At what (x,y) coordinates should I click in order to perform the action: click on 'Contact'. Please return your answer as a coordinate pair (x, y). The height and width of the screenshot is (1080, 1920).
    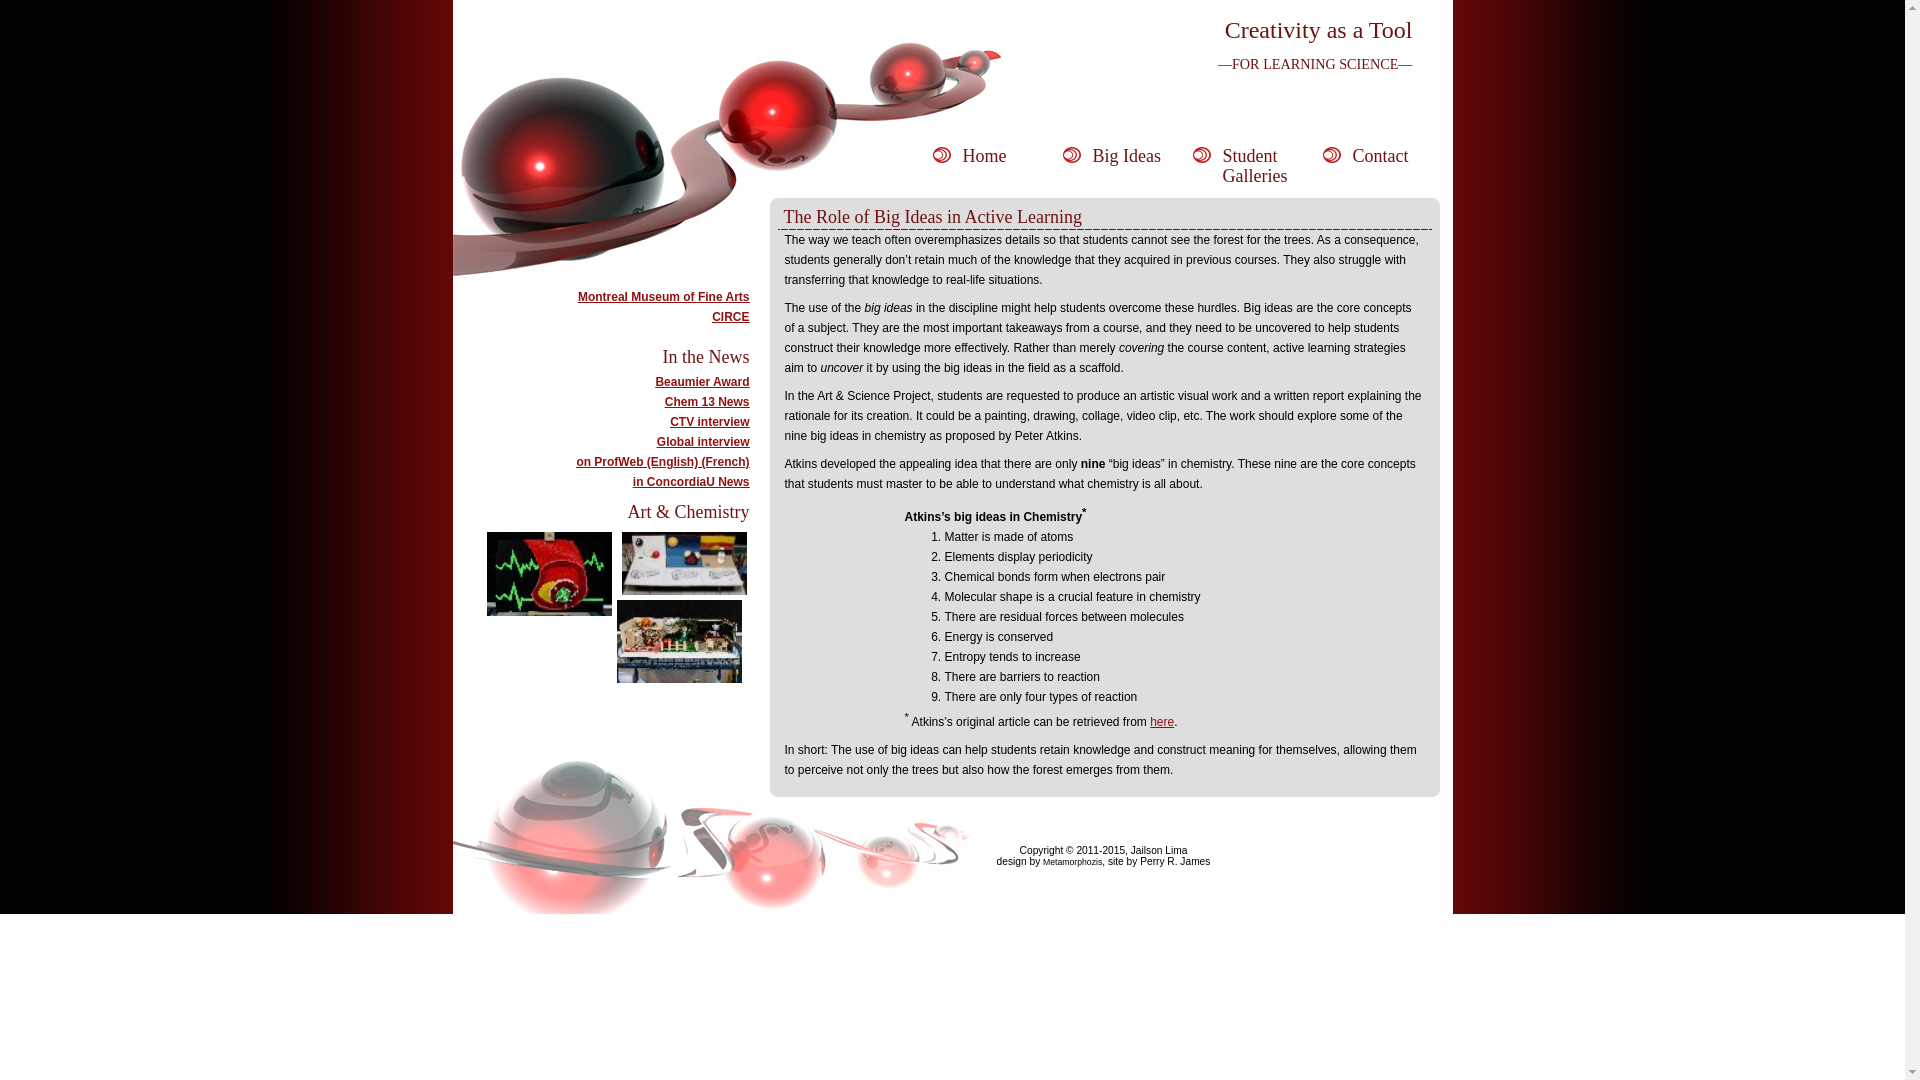
    Looking at the image, I should click on (1386, 158).